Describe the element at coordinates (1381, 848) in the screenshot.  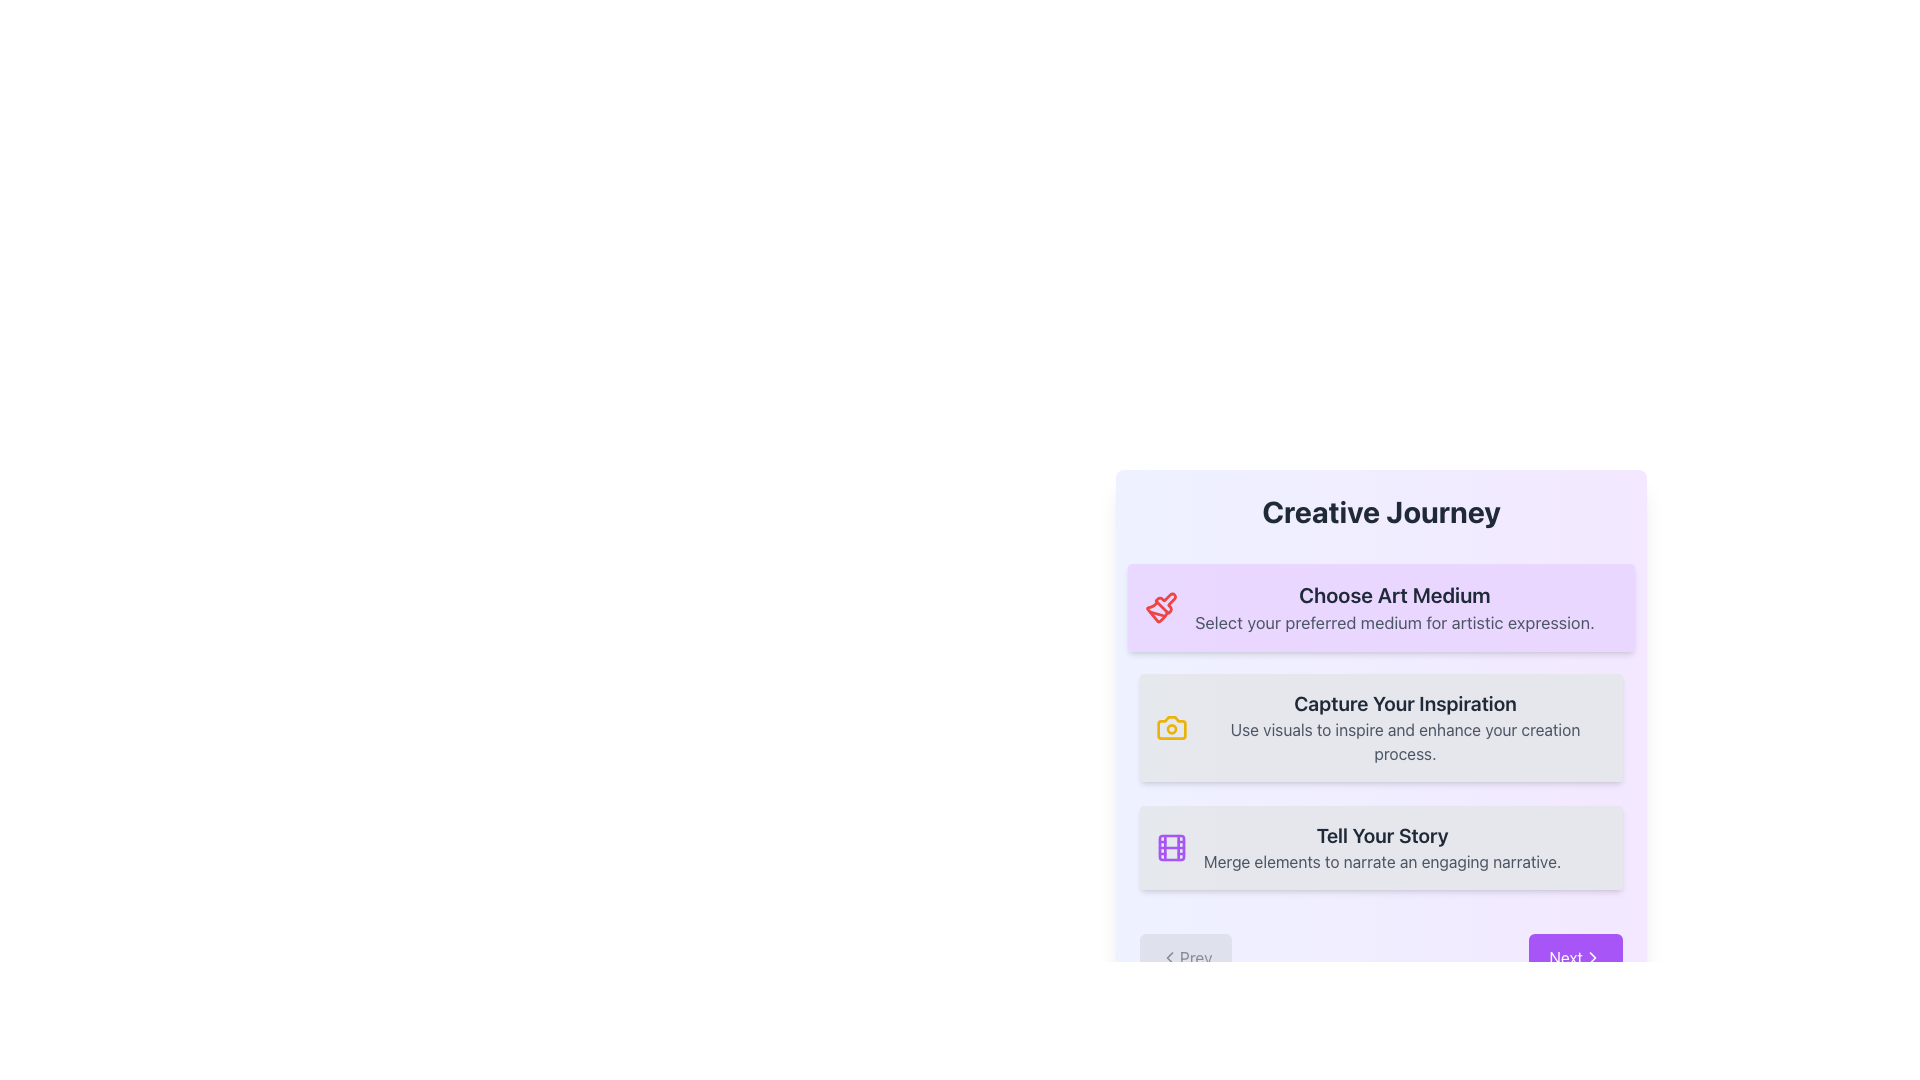
I see `the text block displaying the title 'Tell Your Story' and subtitle 'Merge elements to narrate an engaging narrative', which is part of a clickable interface card located in the central column layout` at that location.